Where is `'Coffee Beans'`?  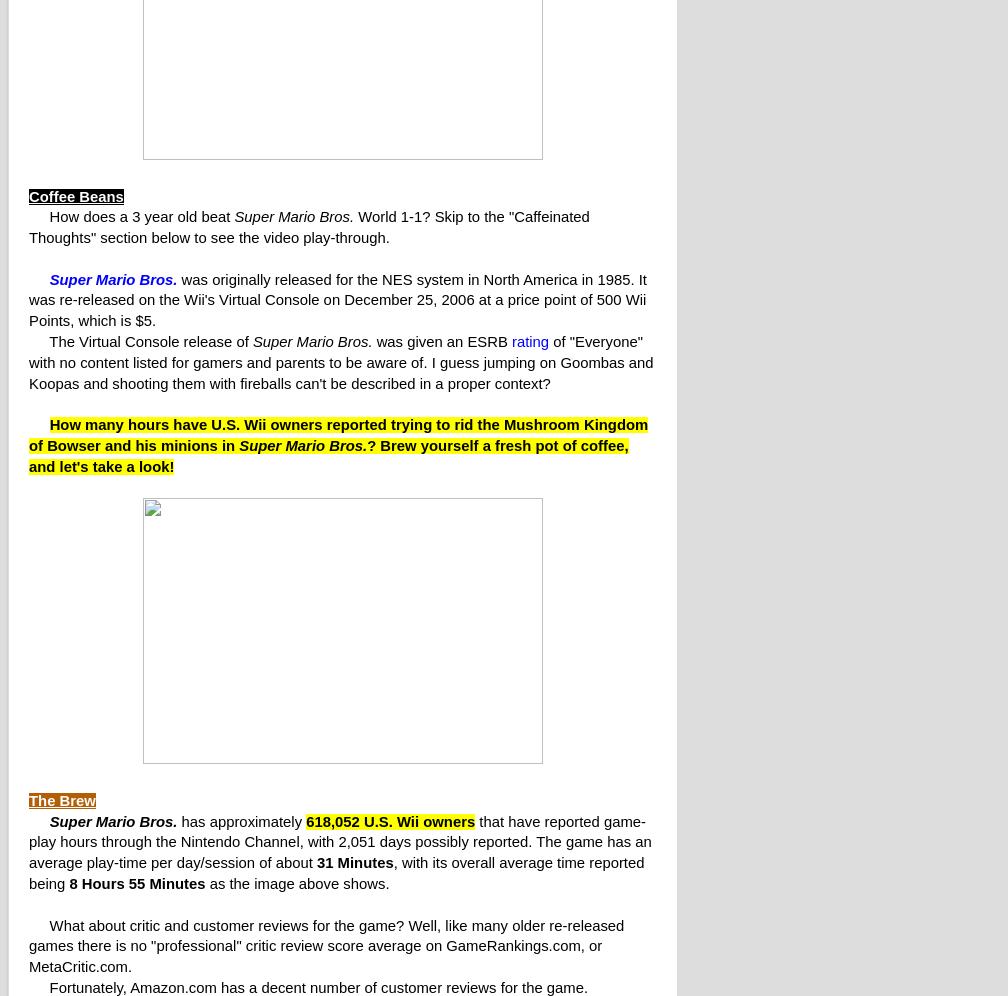
'Coffee Beans' is located at coordinates (29, 196).